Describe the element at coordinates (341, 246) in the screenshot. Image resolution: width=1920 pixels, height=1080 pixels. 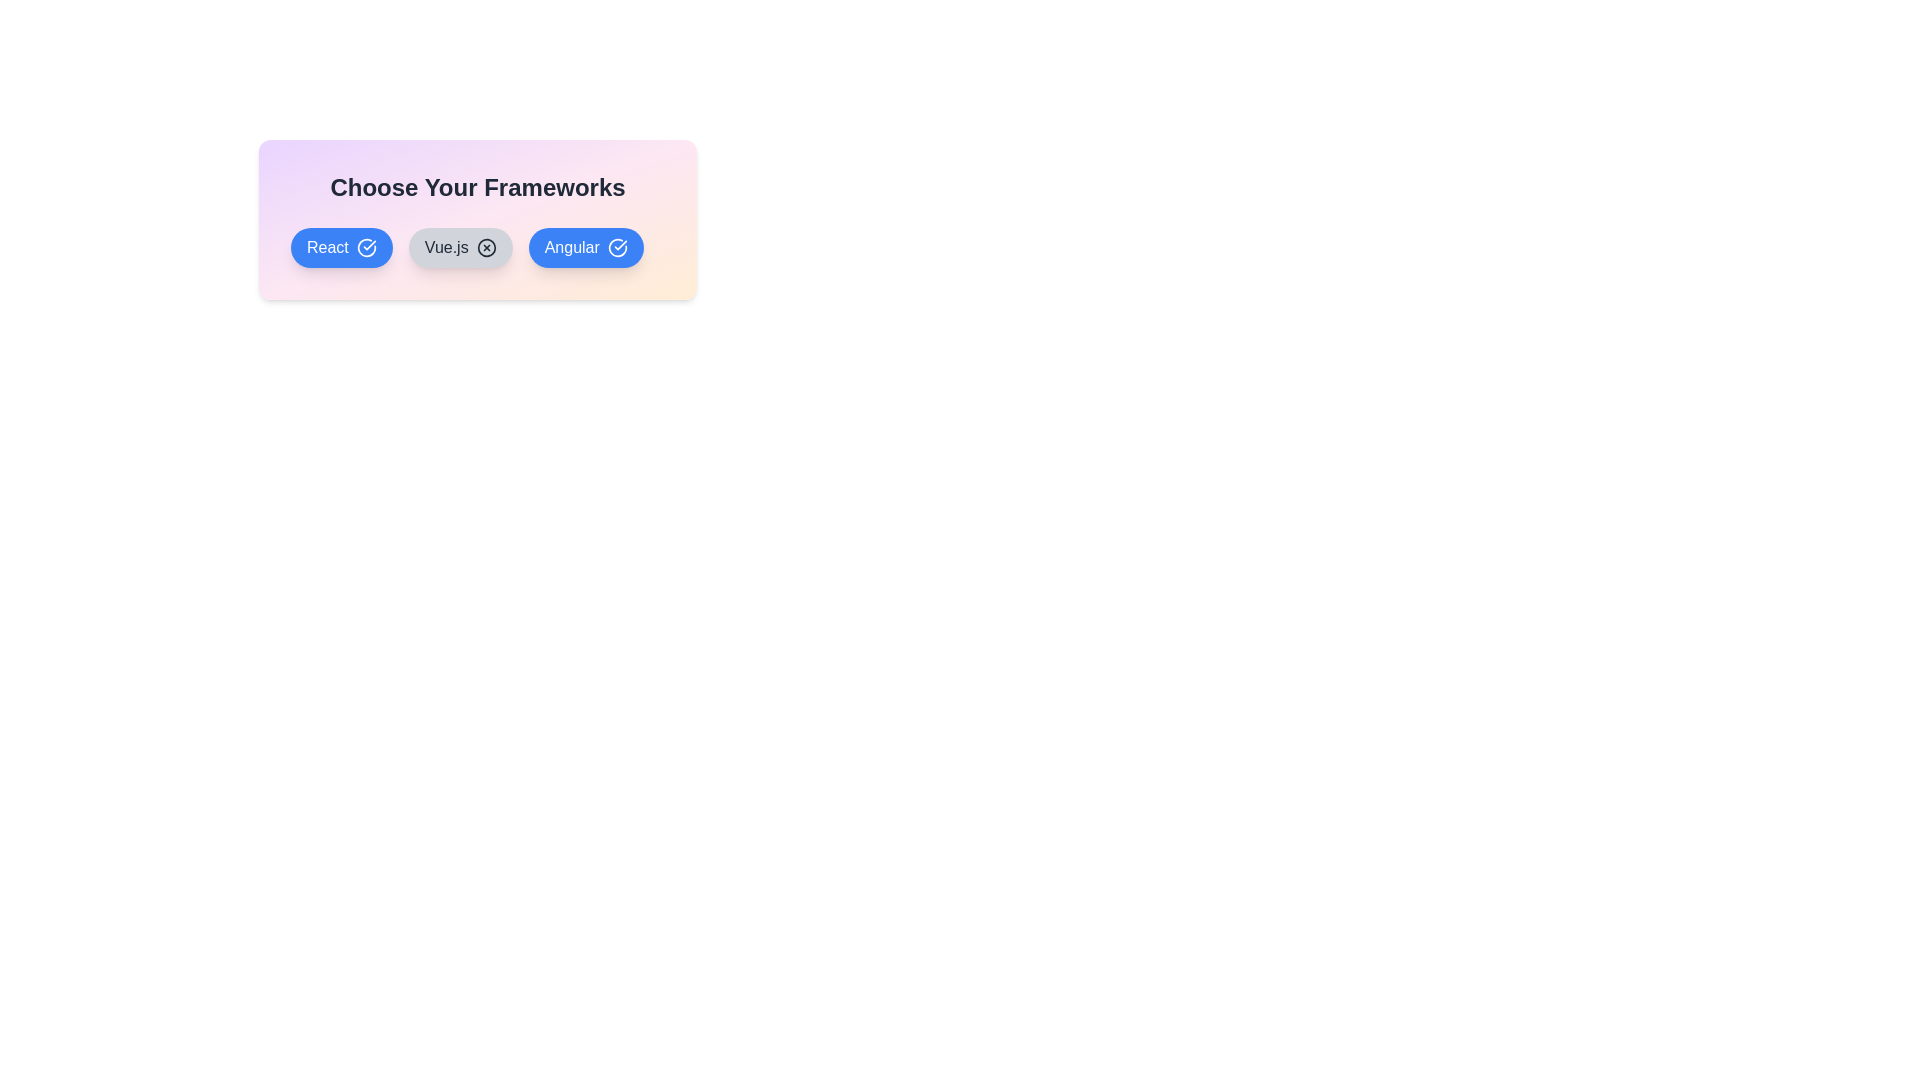
I see `the chip labeled React` at that location.